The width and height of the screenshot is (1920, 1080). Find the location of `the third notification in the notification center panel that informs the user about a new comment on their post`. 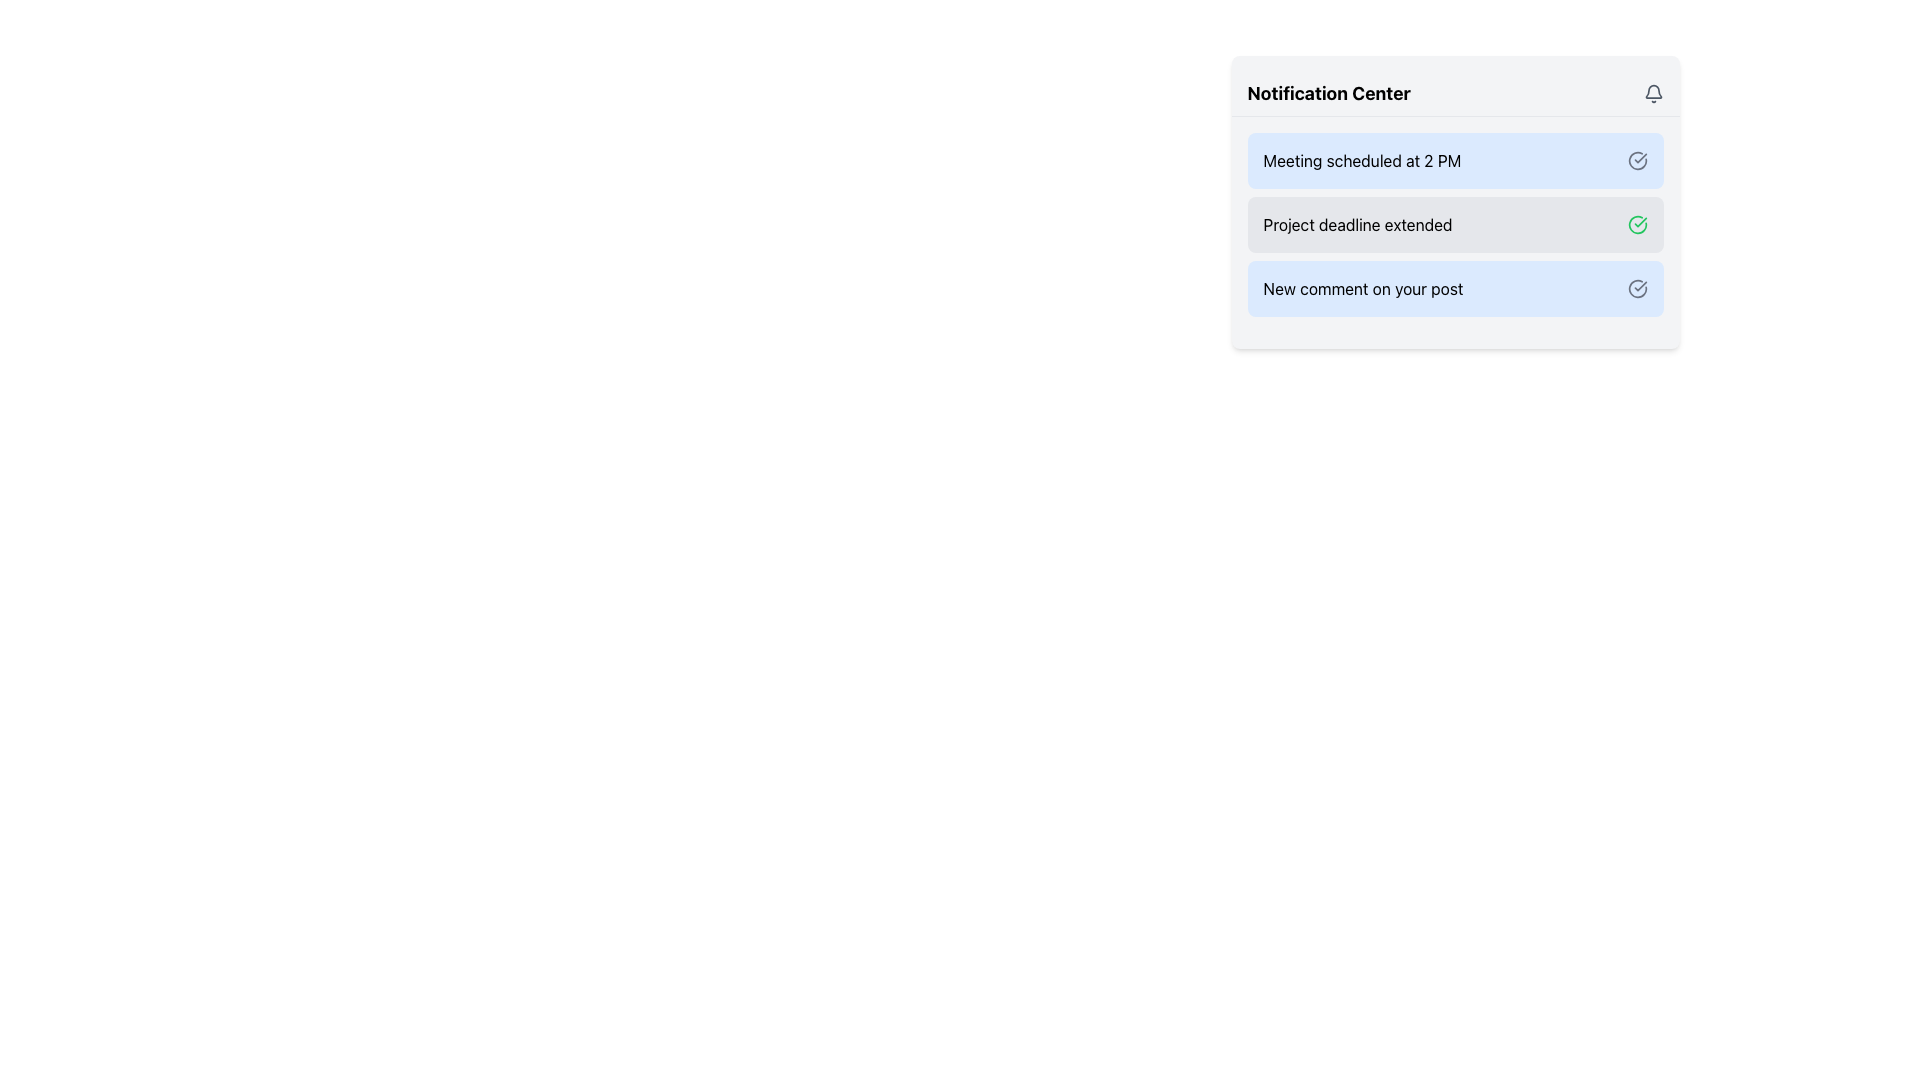

the third notification in the notification center panel that informs the user about a new comment on their post is located at coordinates (1455, 289).